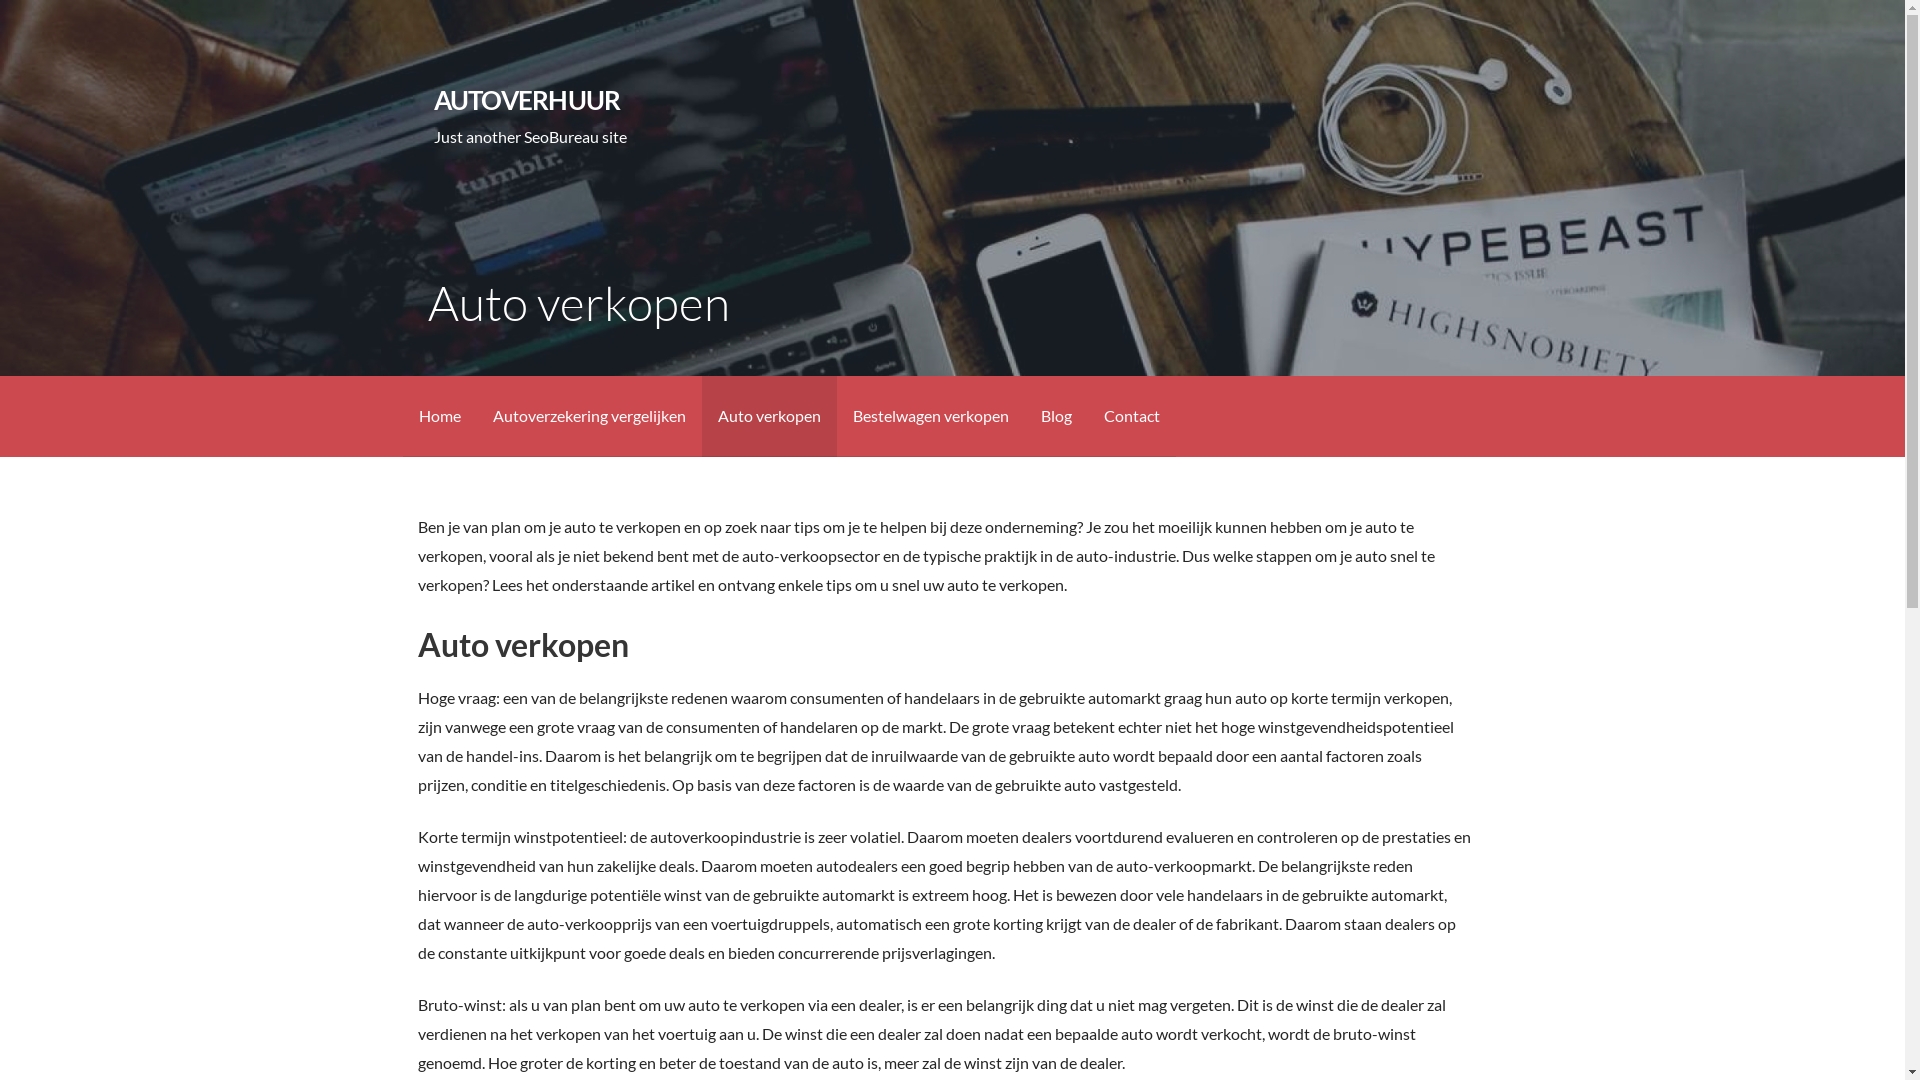 The height and width of the screenshot is (1080, 1920). Describe the element at coordinates (432, 100) in the screenshot. I see `'AUTOVERHUUR'` at that location.